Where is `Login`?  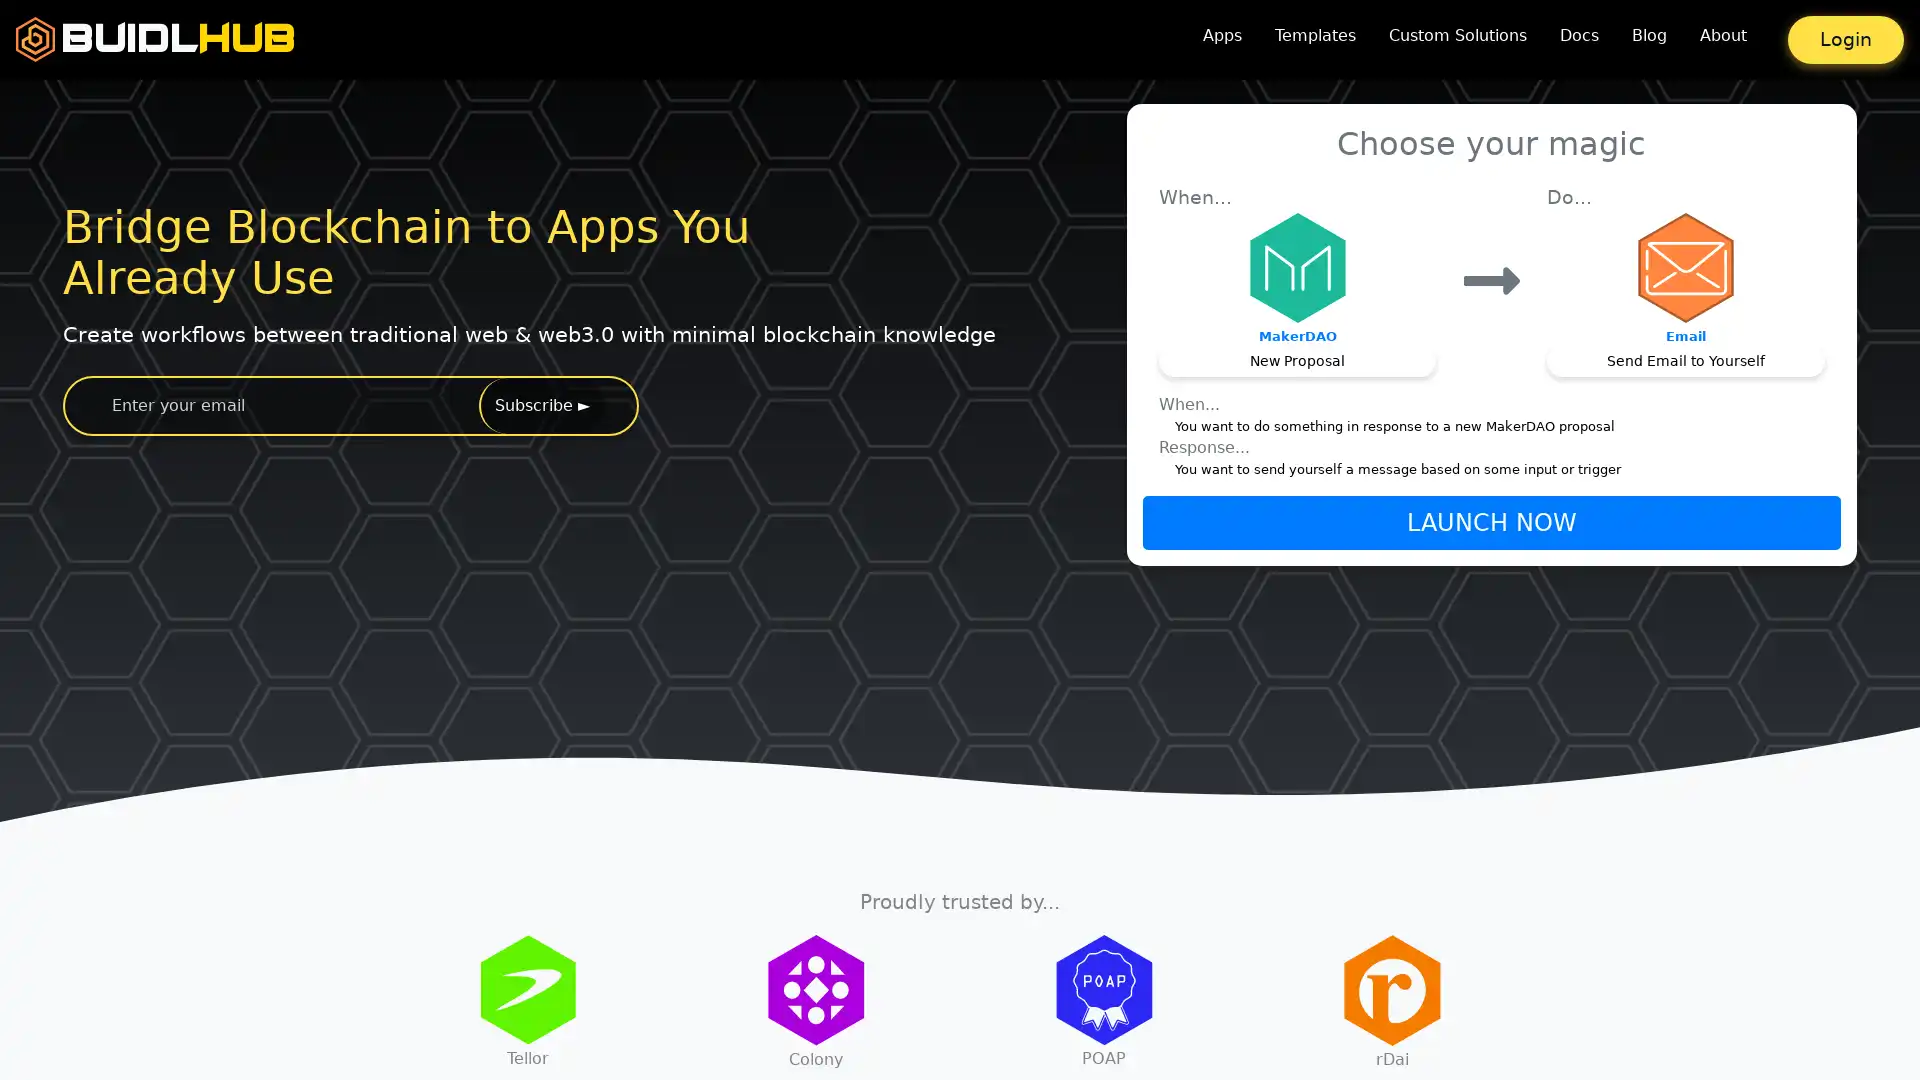
Login is located at coordinates (1845, 39).